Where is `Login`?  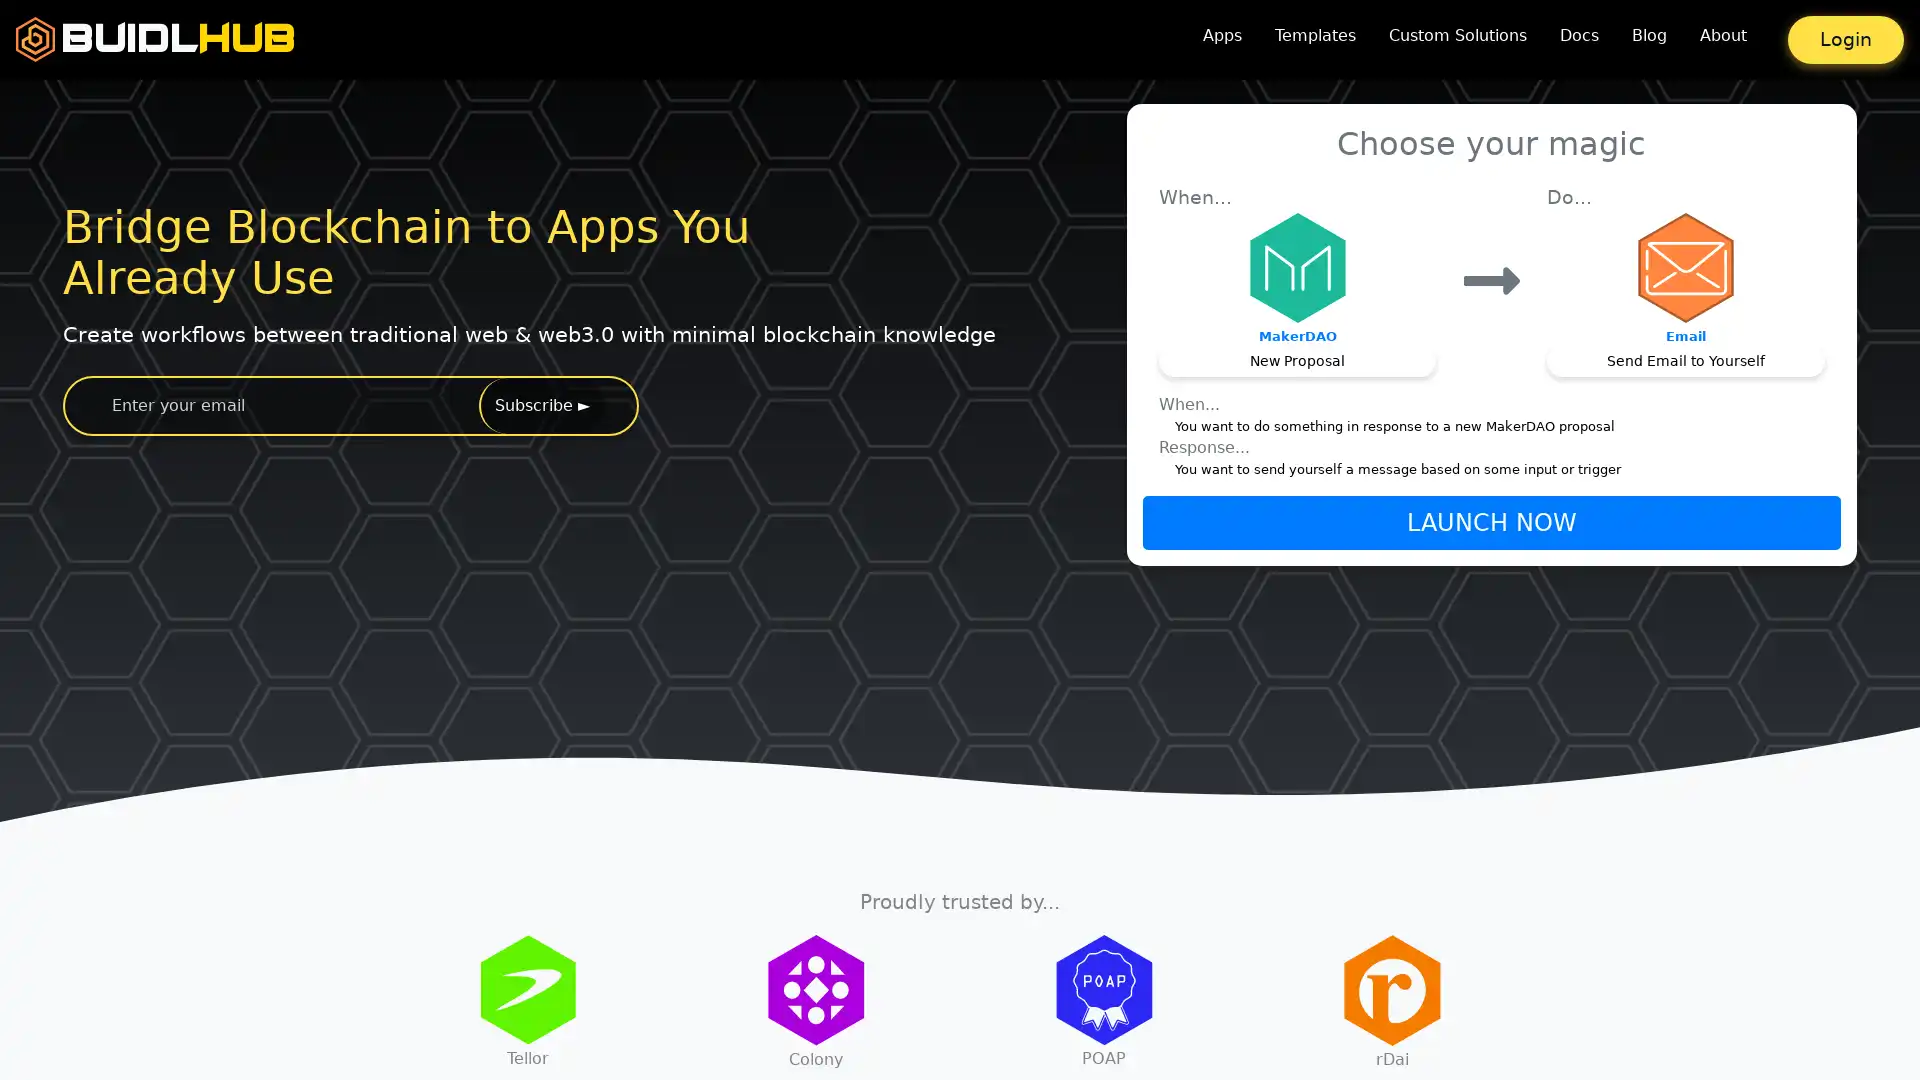
Login is located at coordinates (1845, 39).